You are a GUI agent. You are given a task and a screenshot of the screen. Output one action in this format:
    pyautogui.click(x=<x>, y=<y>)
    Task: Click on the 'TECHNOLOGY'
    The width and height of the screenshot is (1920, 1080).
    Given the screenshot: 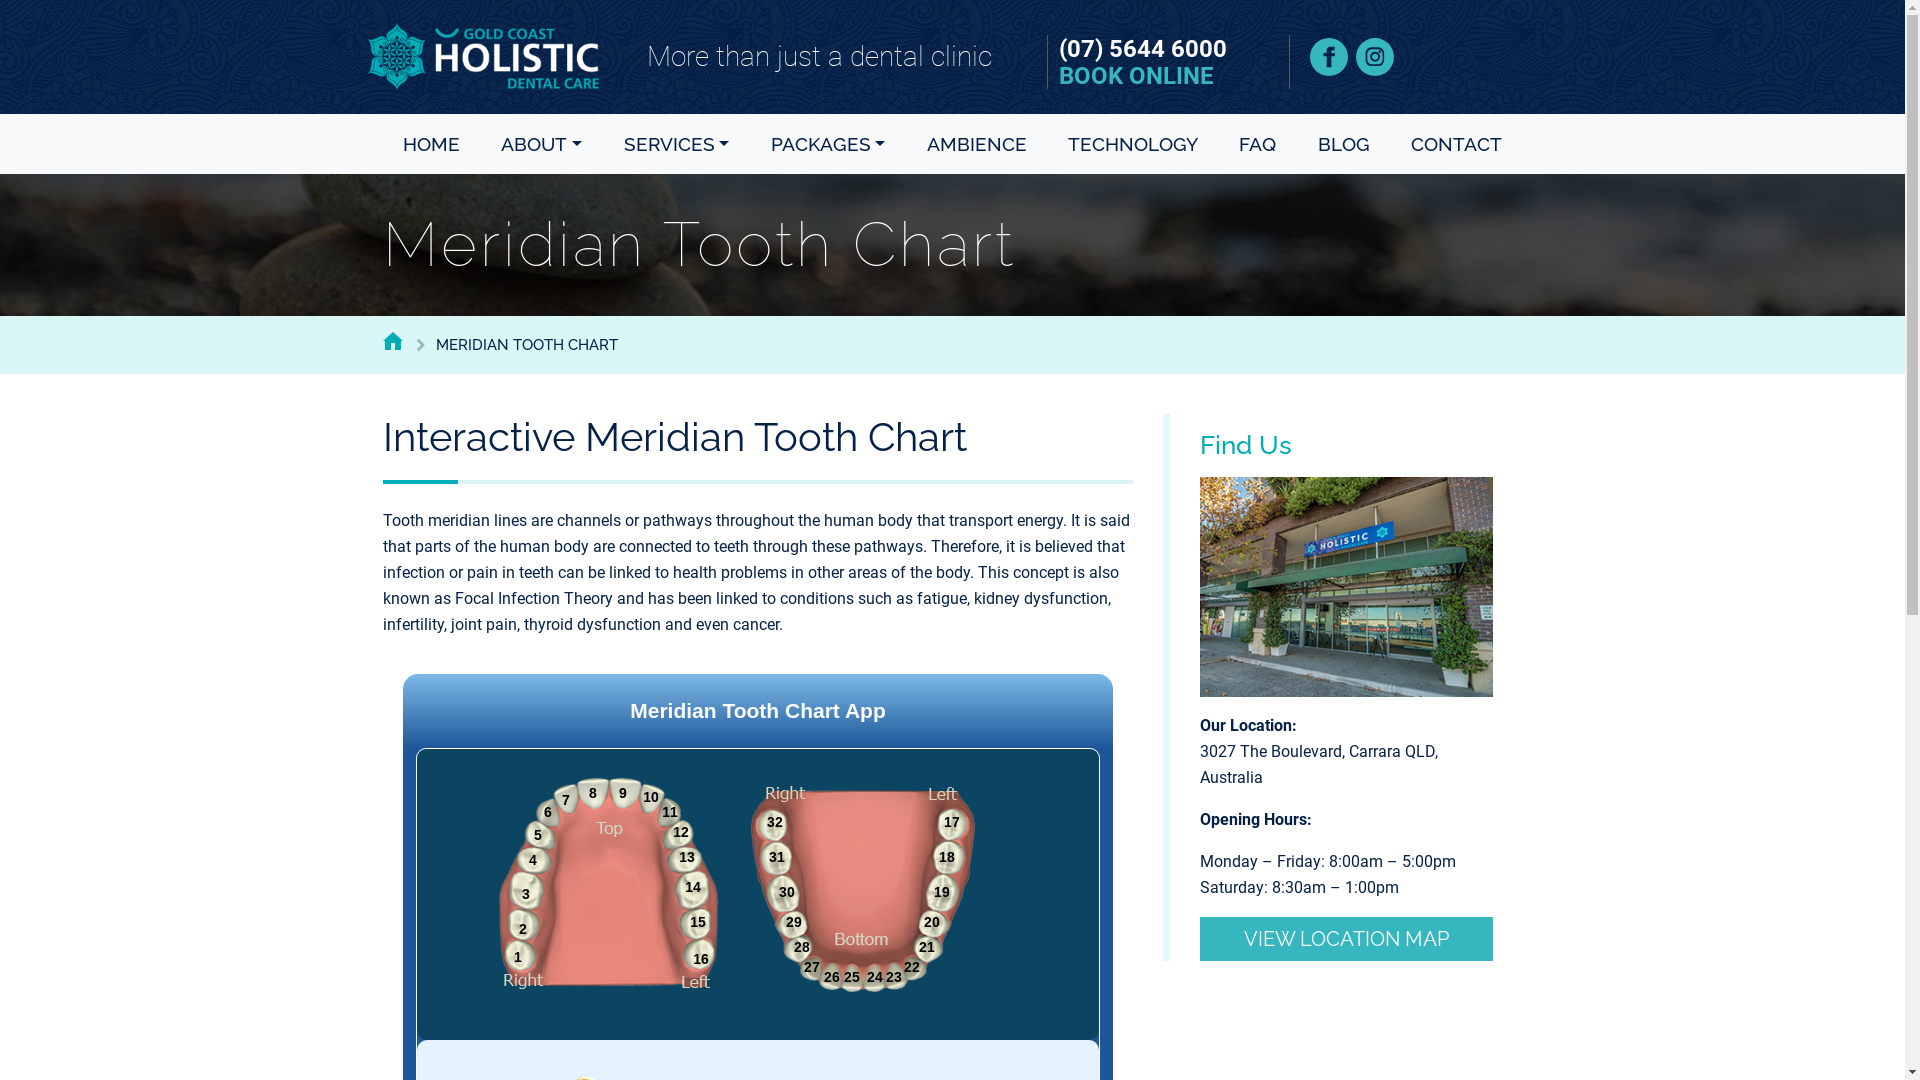 What is the action you would take?
    pyautogui.click(x=1059, y=143)
    